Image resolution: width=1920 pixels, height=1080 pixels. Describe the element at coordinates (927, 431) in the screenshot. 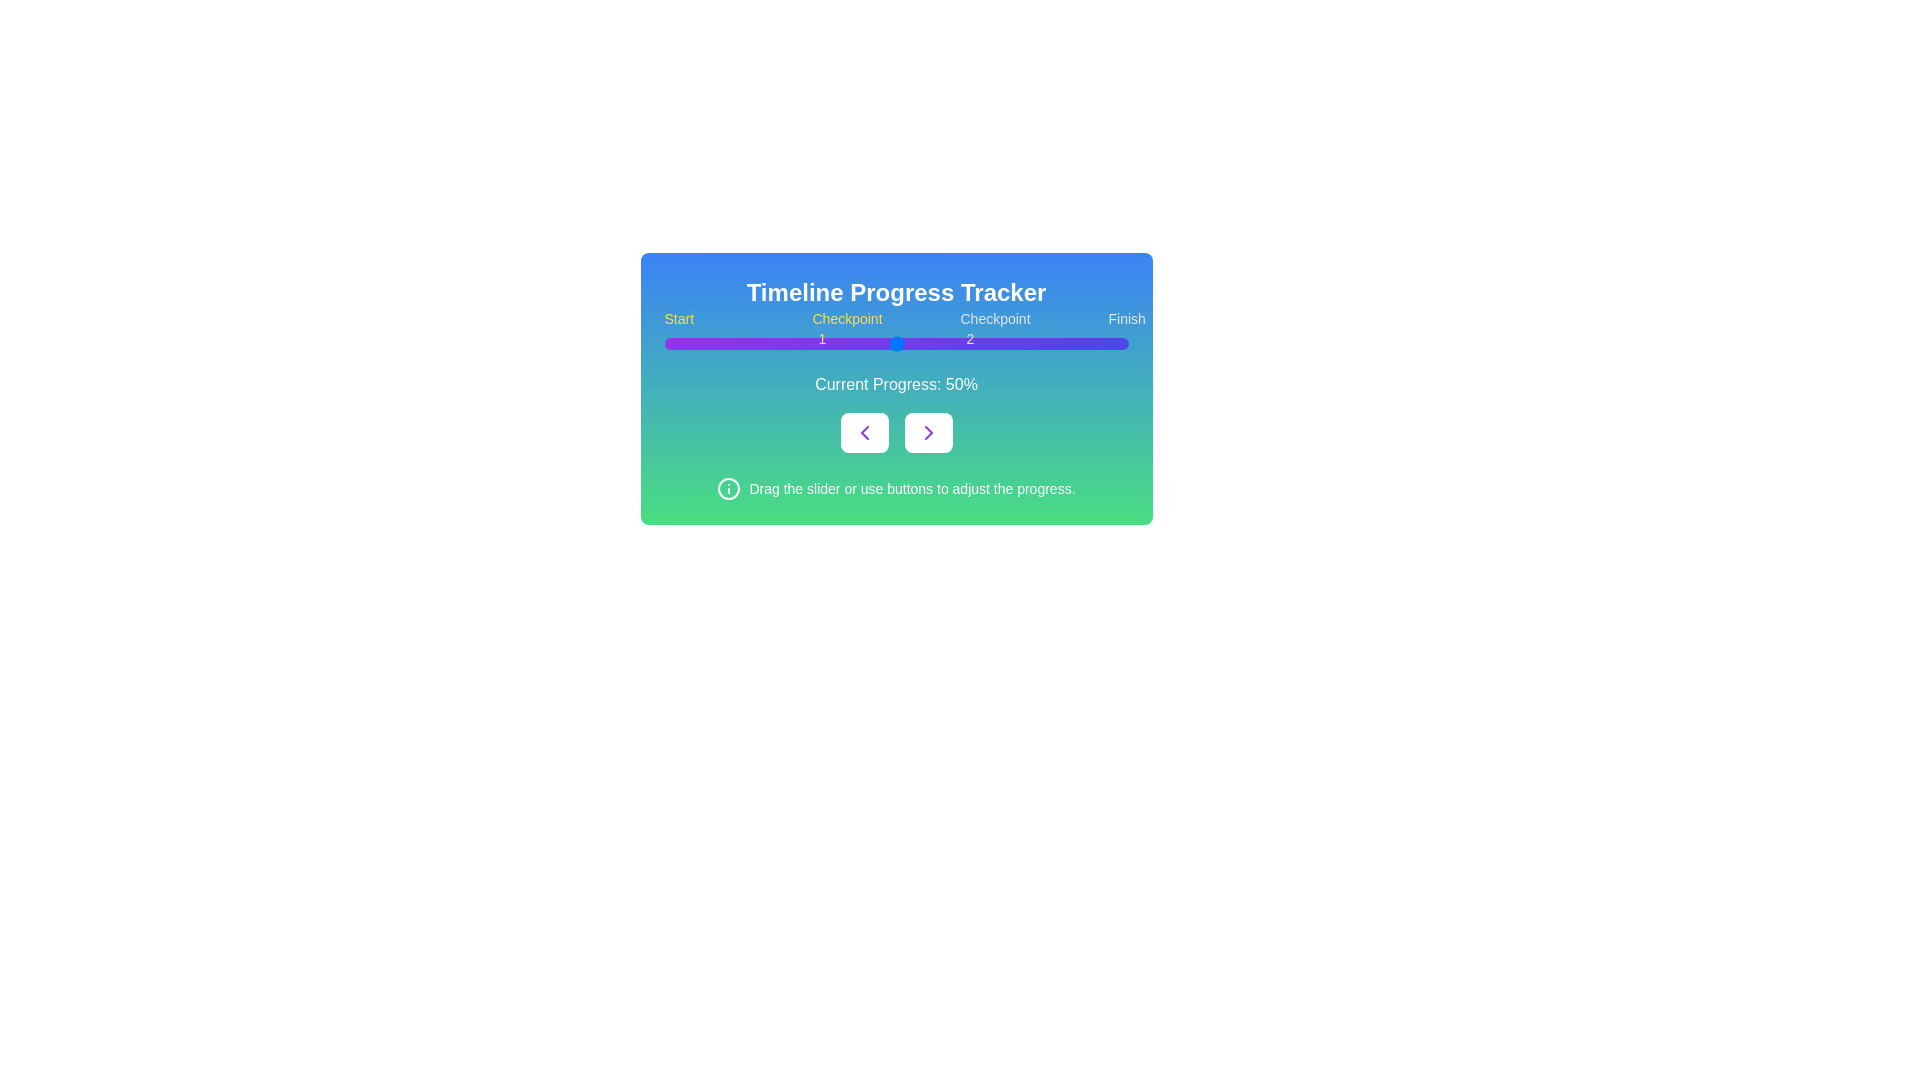

I see `the rightmost button's icon, which indicates progression in the sequence` at that location.